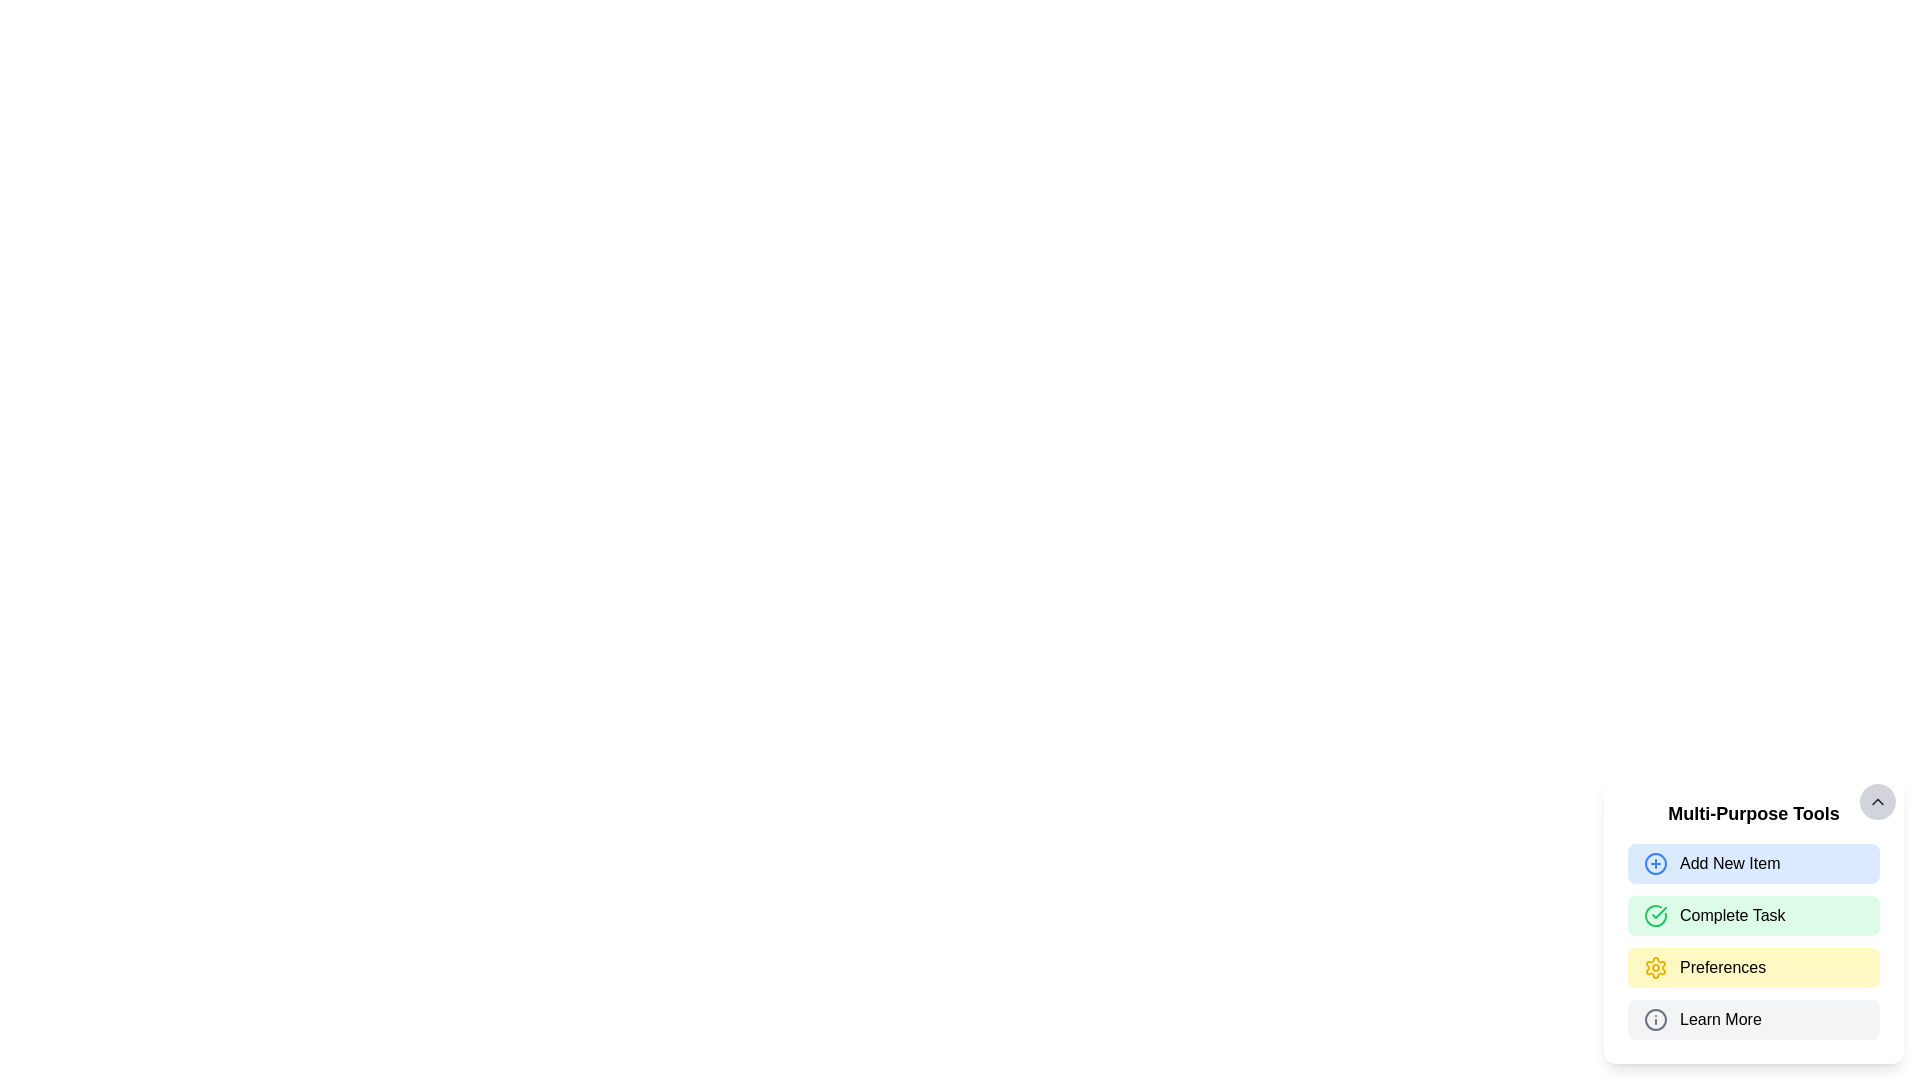  I want to click on the Text label that indicates the action to complete a task, which is positioned inside a green button in the 'Multi-Purpose Tools' section, as the second item below 'Add New Item', so click(1731, 915).